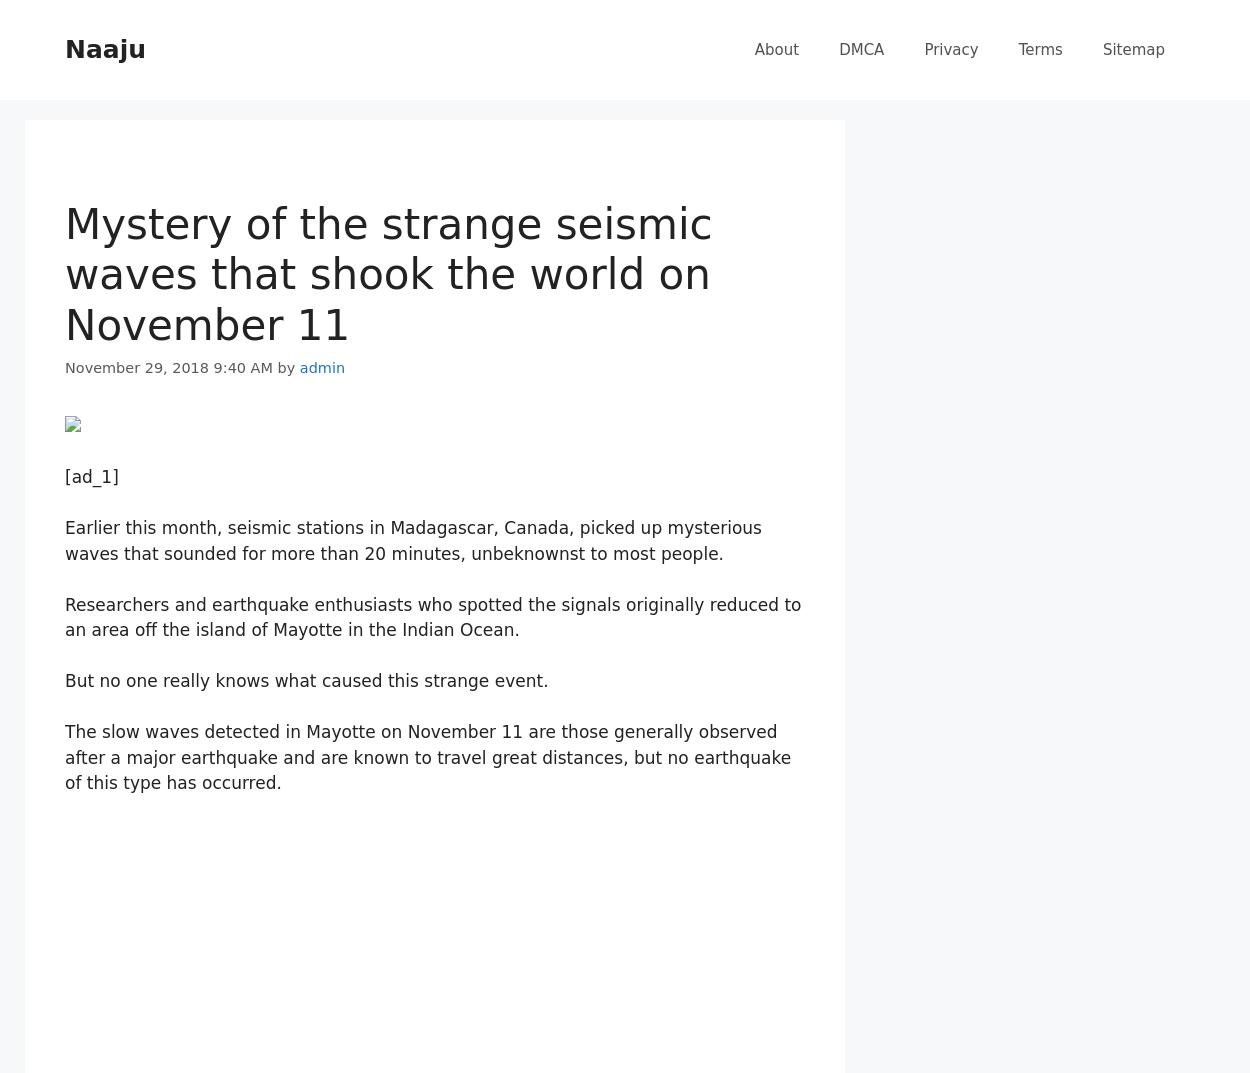 This screenshot has height=1073, width=1250. I want to click on 'admin', so click(321, 367).